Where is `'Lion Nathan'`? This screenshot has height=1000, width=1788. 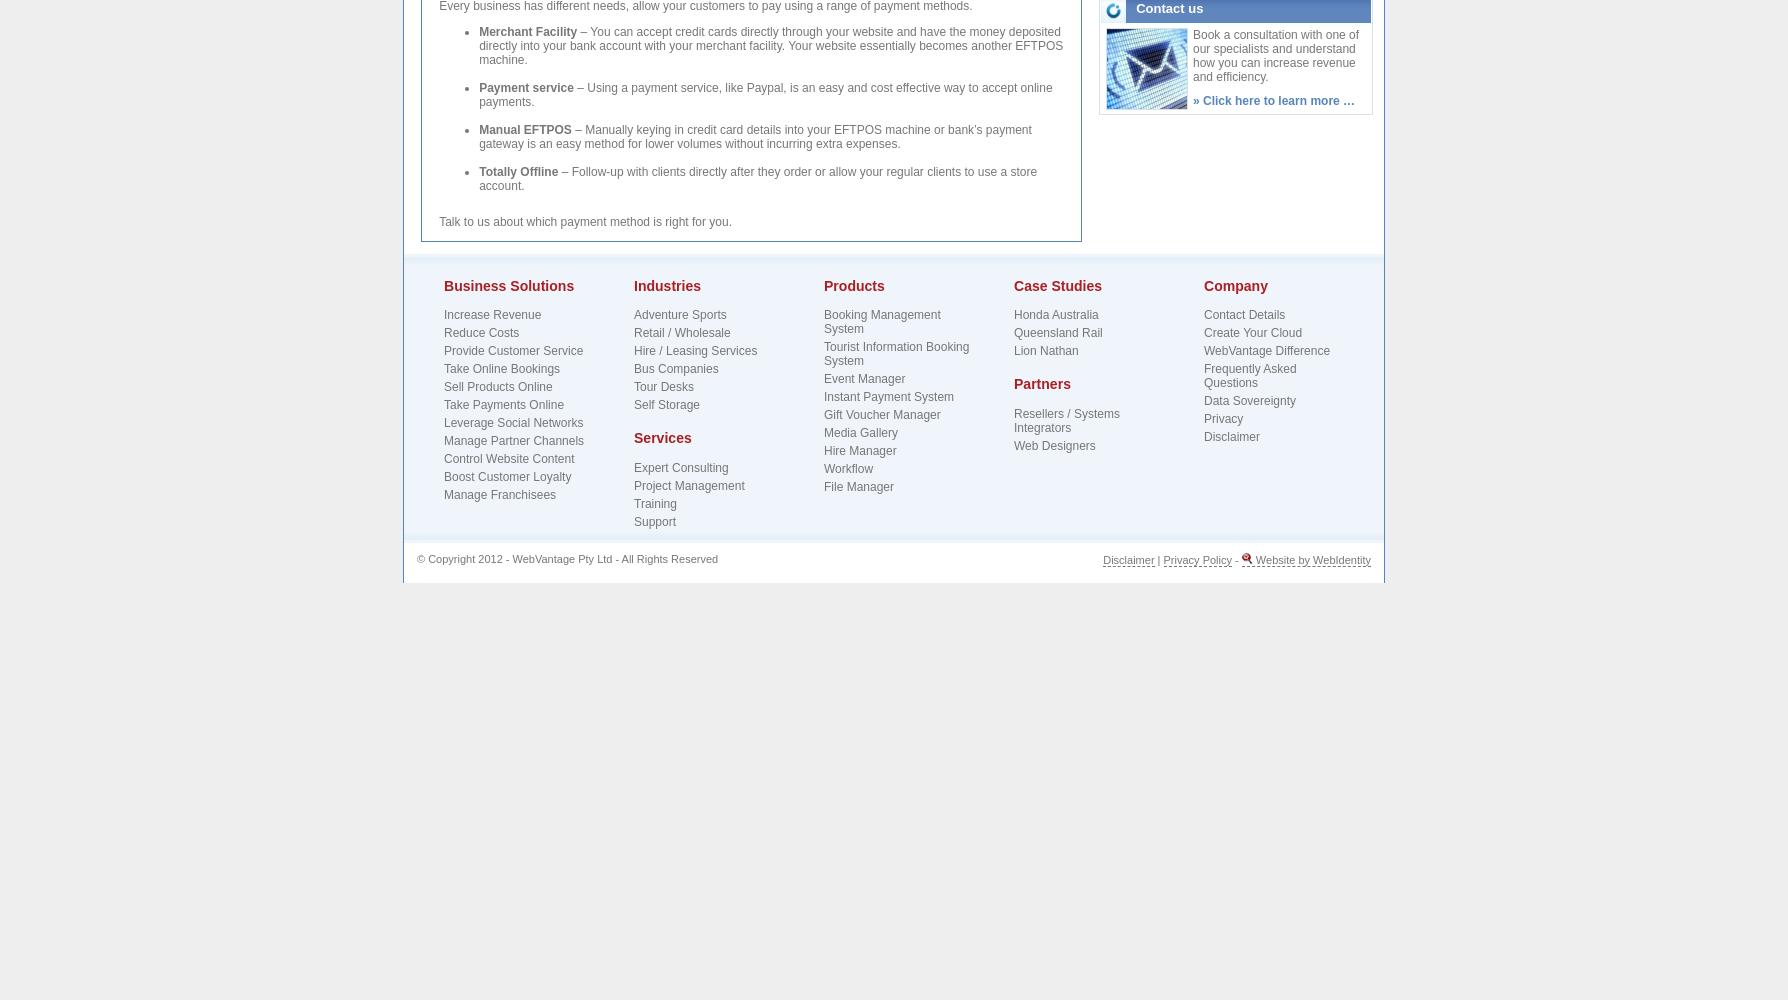
'Lion Nathan' is located at coordinates (1013, 350).